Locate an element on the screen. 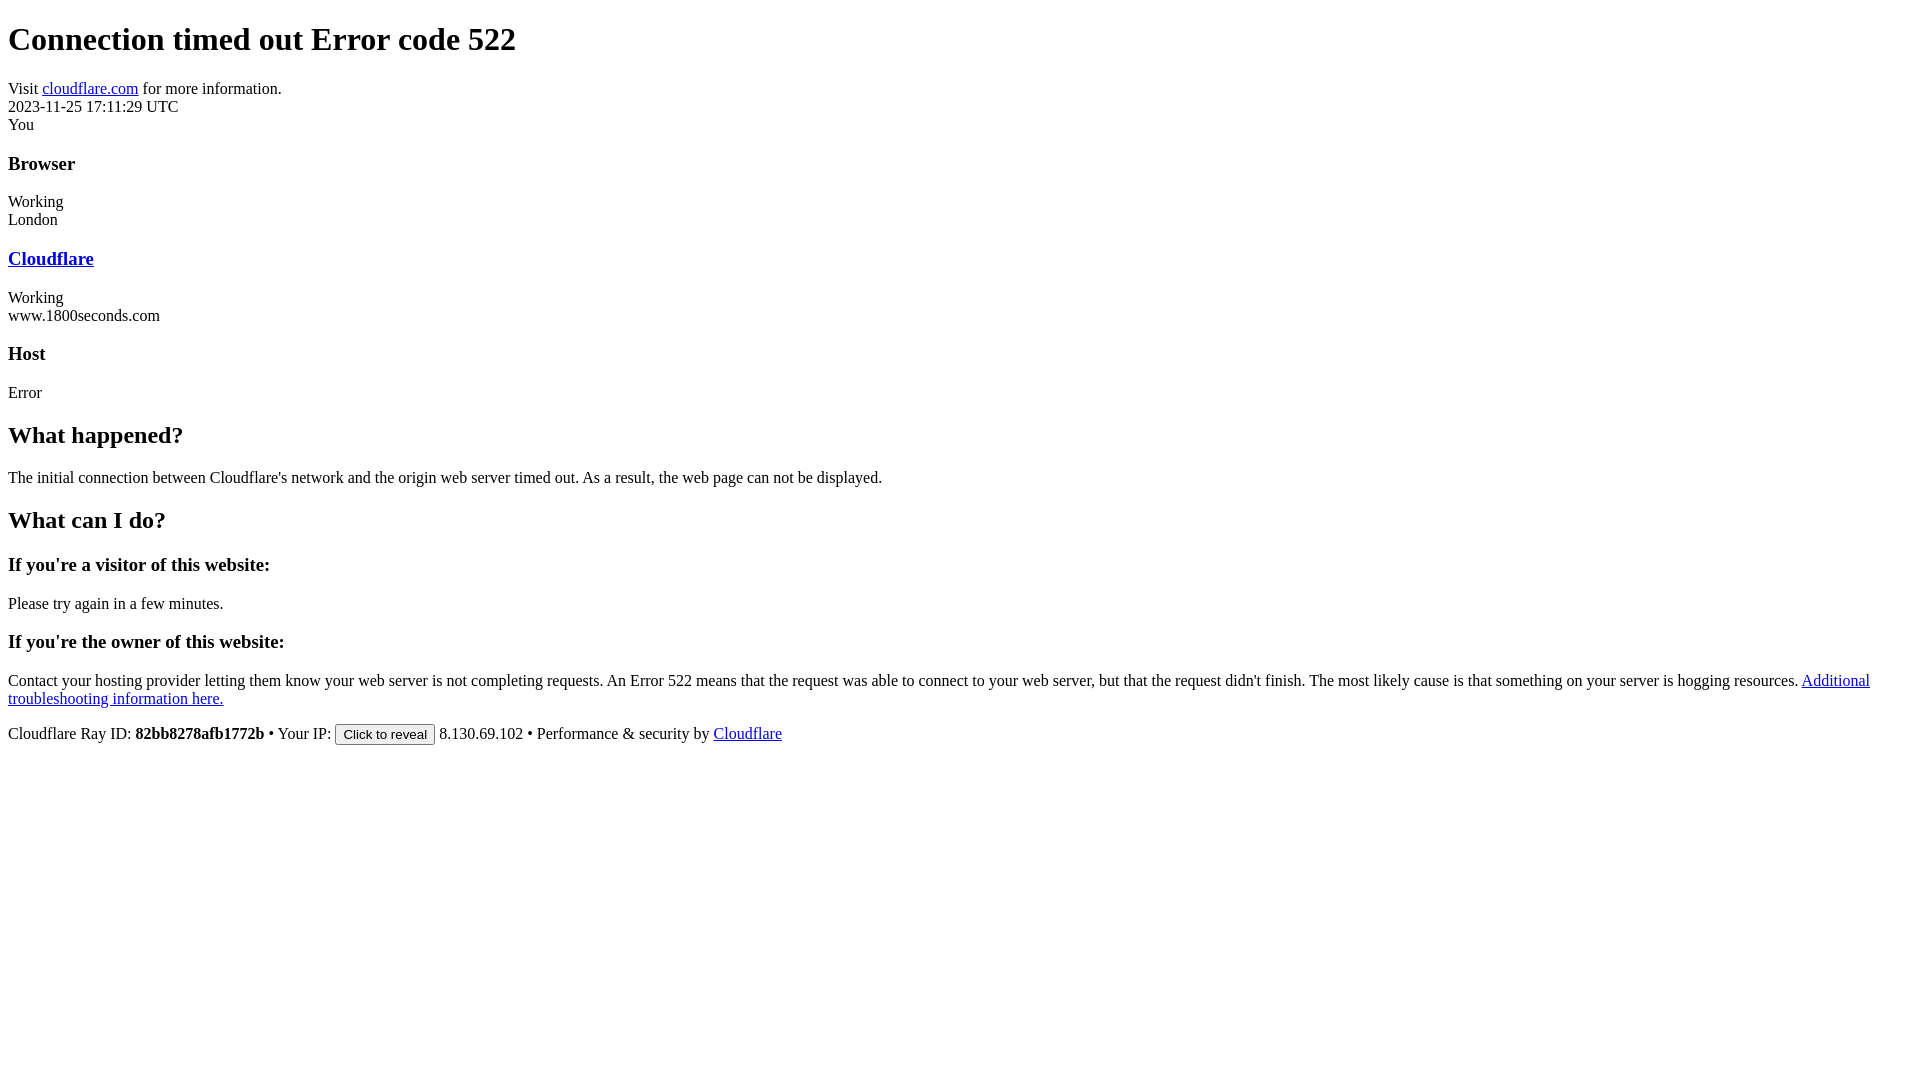 The height and width of the screenshot is (1080, 1920). 'Cloudflare' is located at coordinates (51, 257).